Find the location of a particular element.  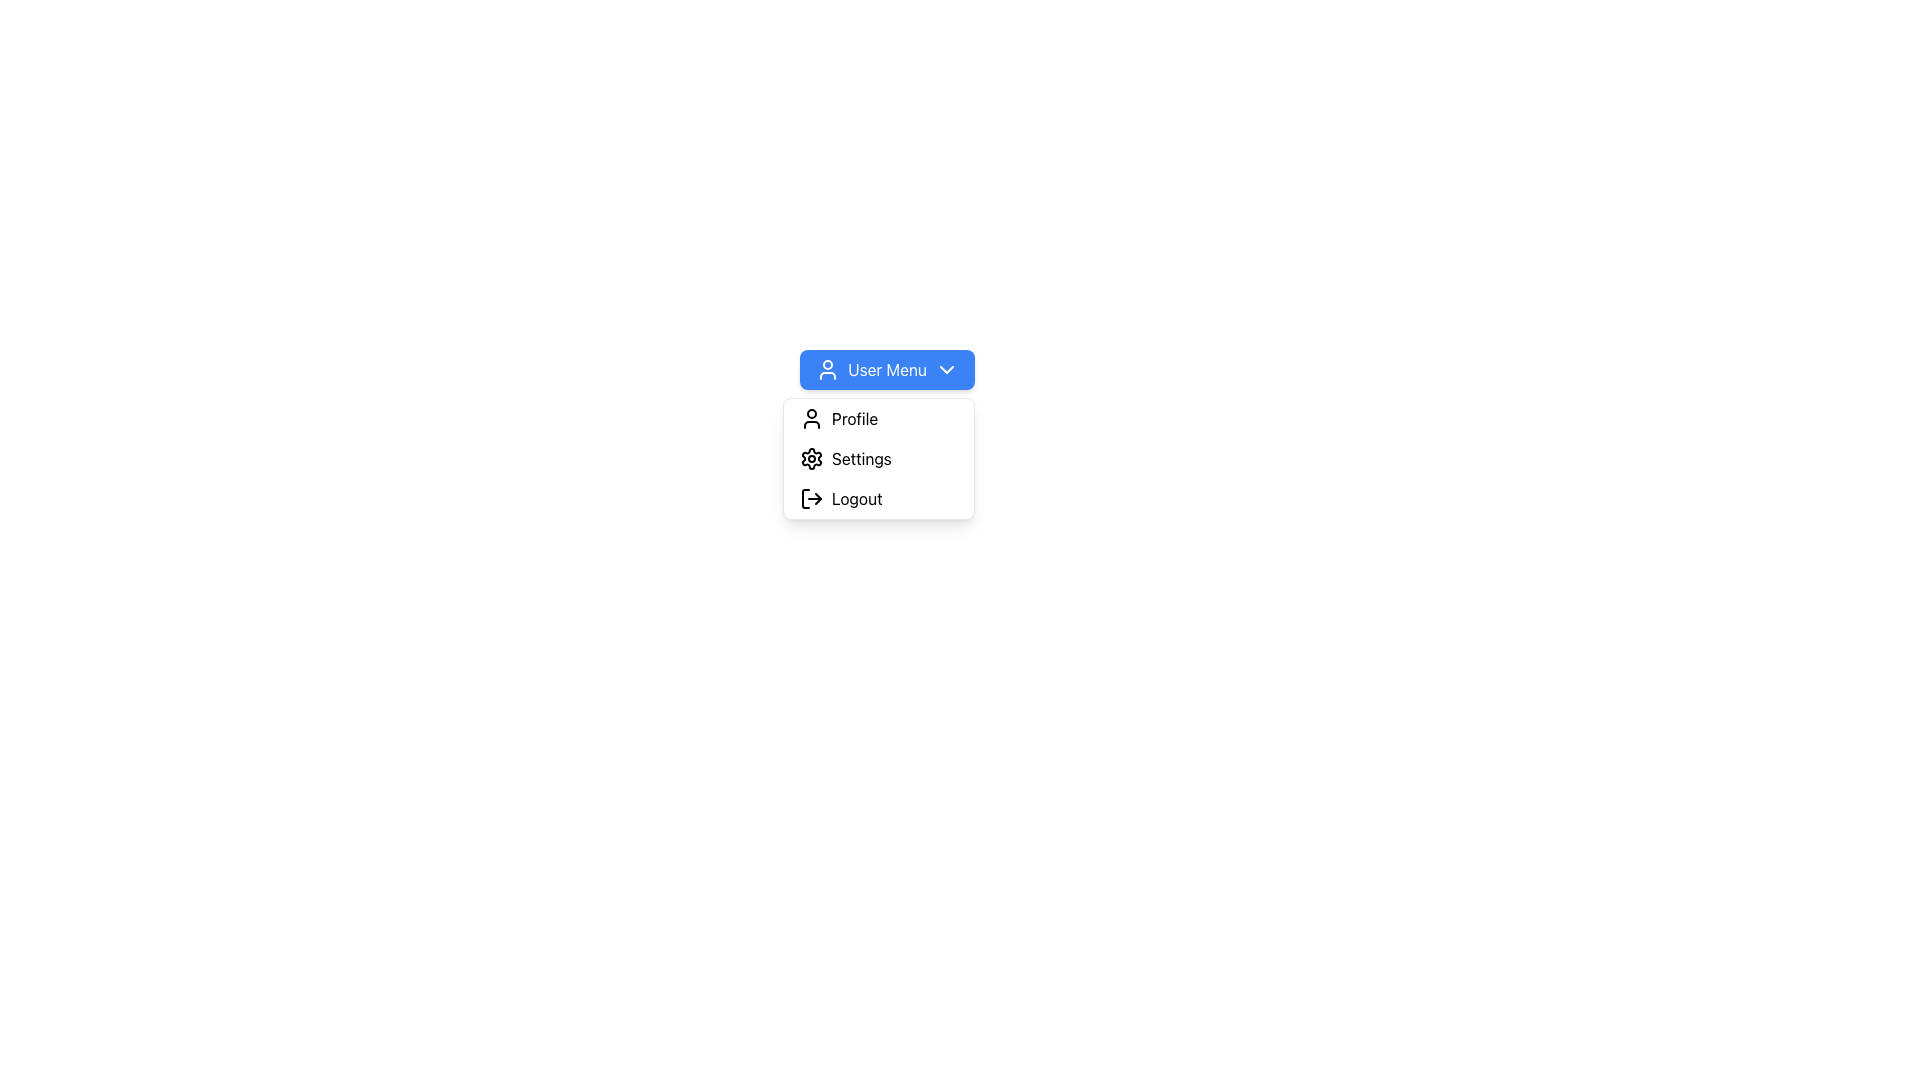

the arrow-shaped SVG graphic component indicating the logout option in the dropdown menu, positioned to the right of the logout text is located at coordinates (818, 497).